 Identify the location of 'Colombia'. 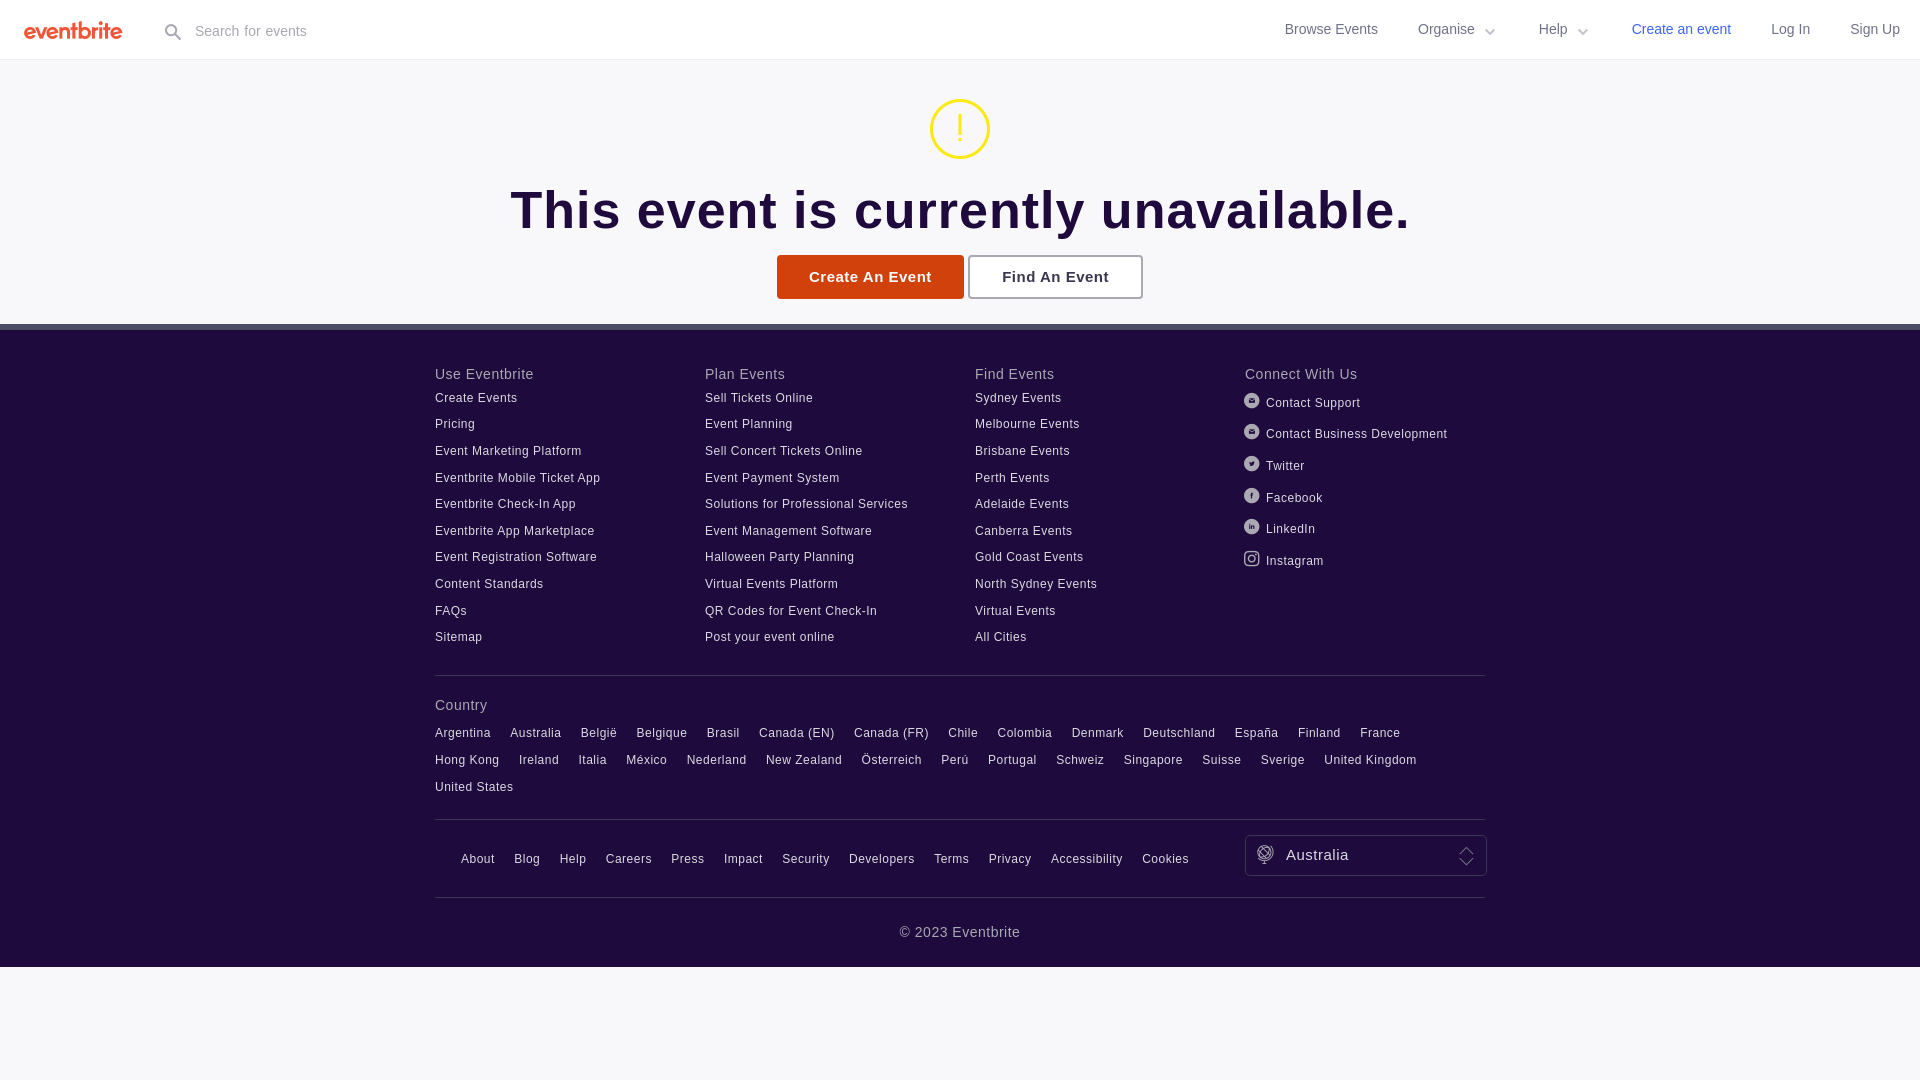
(1025, 732).